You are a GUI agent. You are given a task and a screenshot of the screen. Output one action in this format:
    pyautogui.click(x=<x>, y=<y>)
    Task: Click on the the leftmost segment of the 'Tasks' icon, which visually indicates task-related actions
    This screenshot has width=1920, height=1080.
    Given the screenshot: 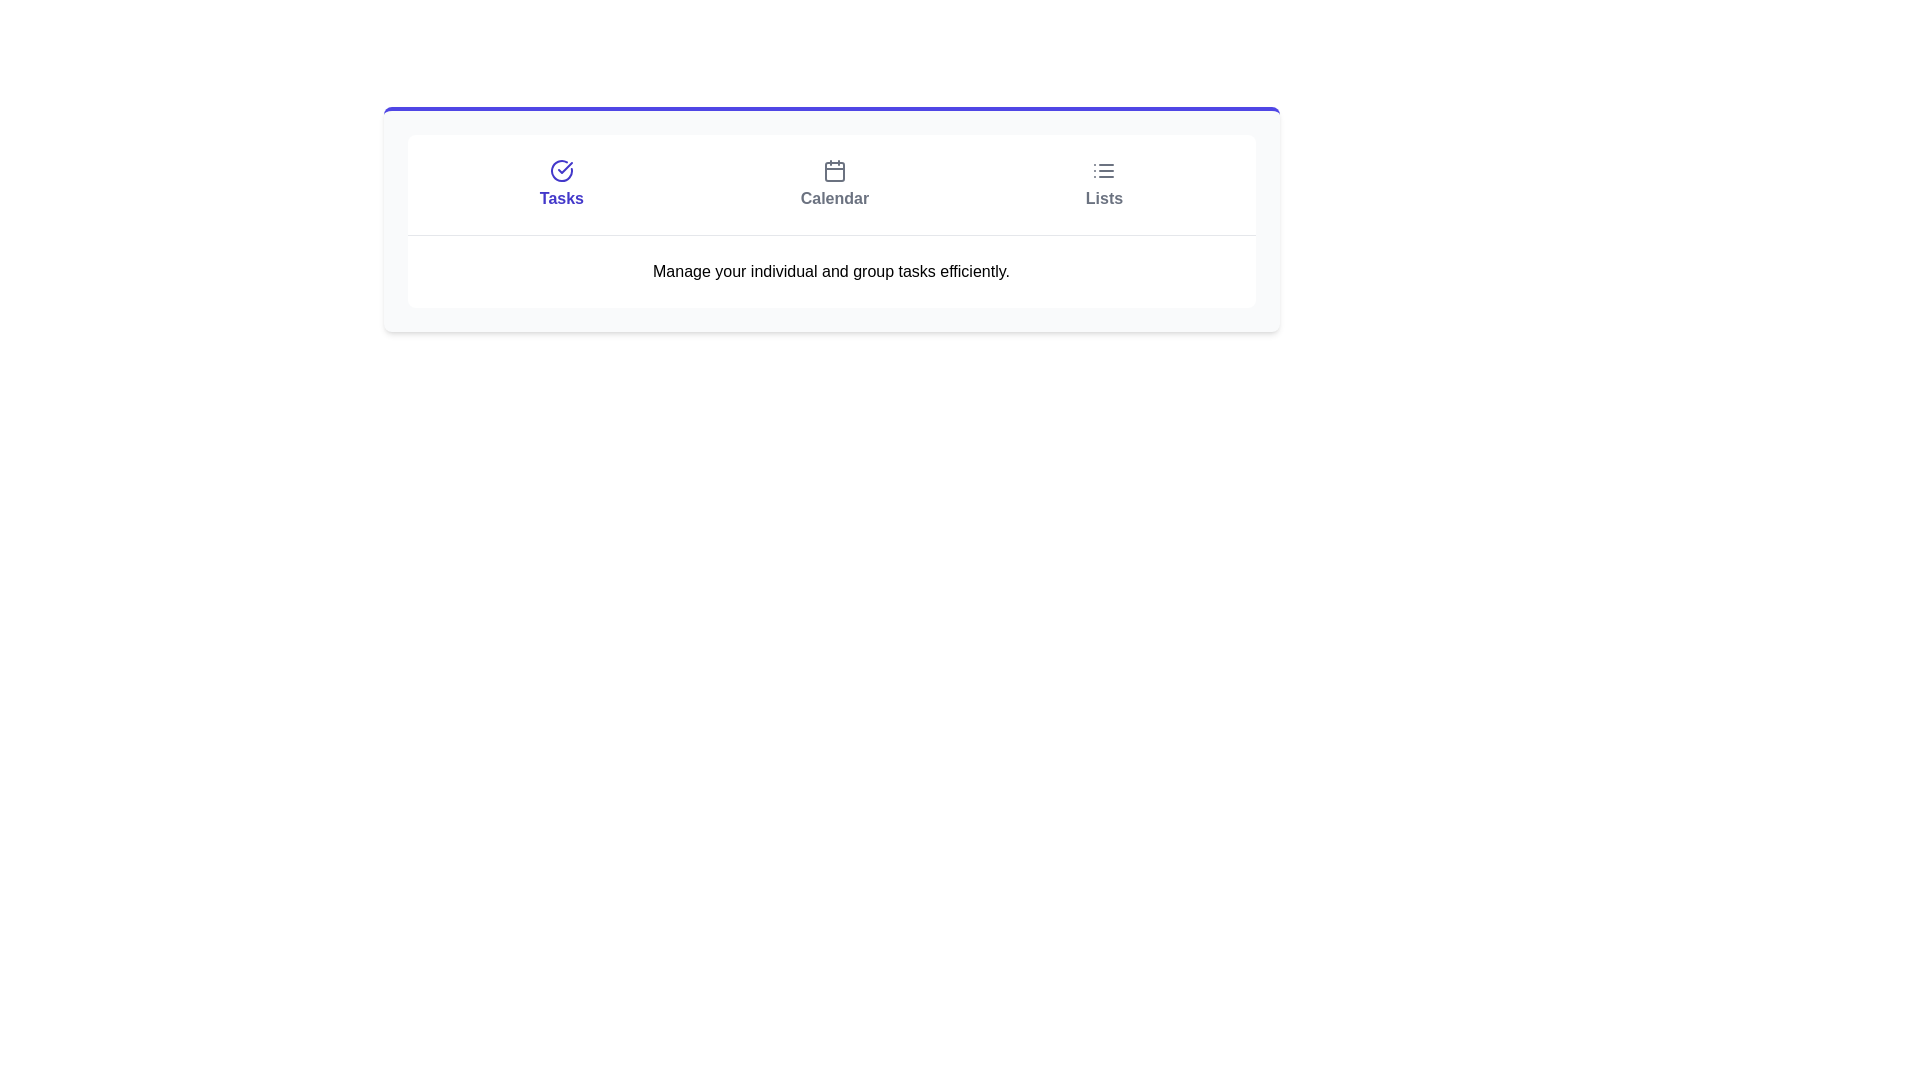 What is the action you would take?
    pyautogui.click(x=560, y=169)
    